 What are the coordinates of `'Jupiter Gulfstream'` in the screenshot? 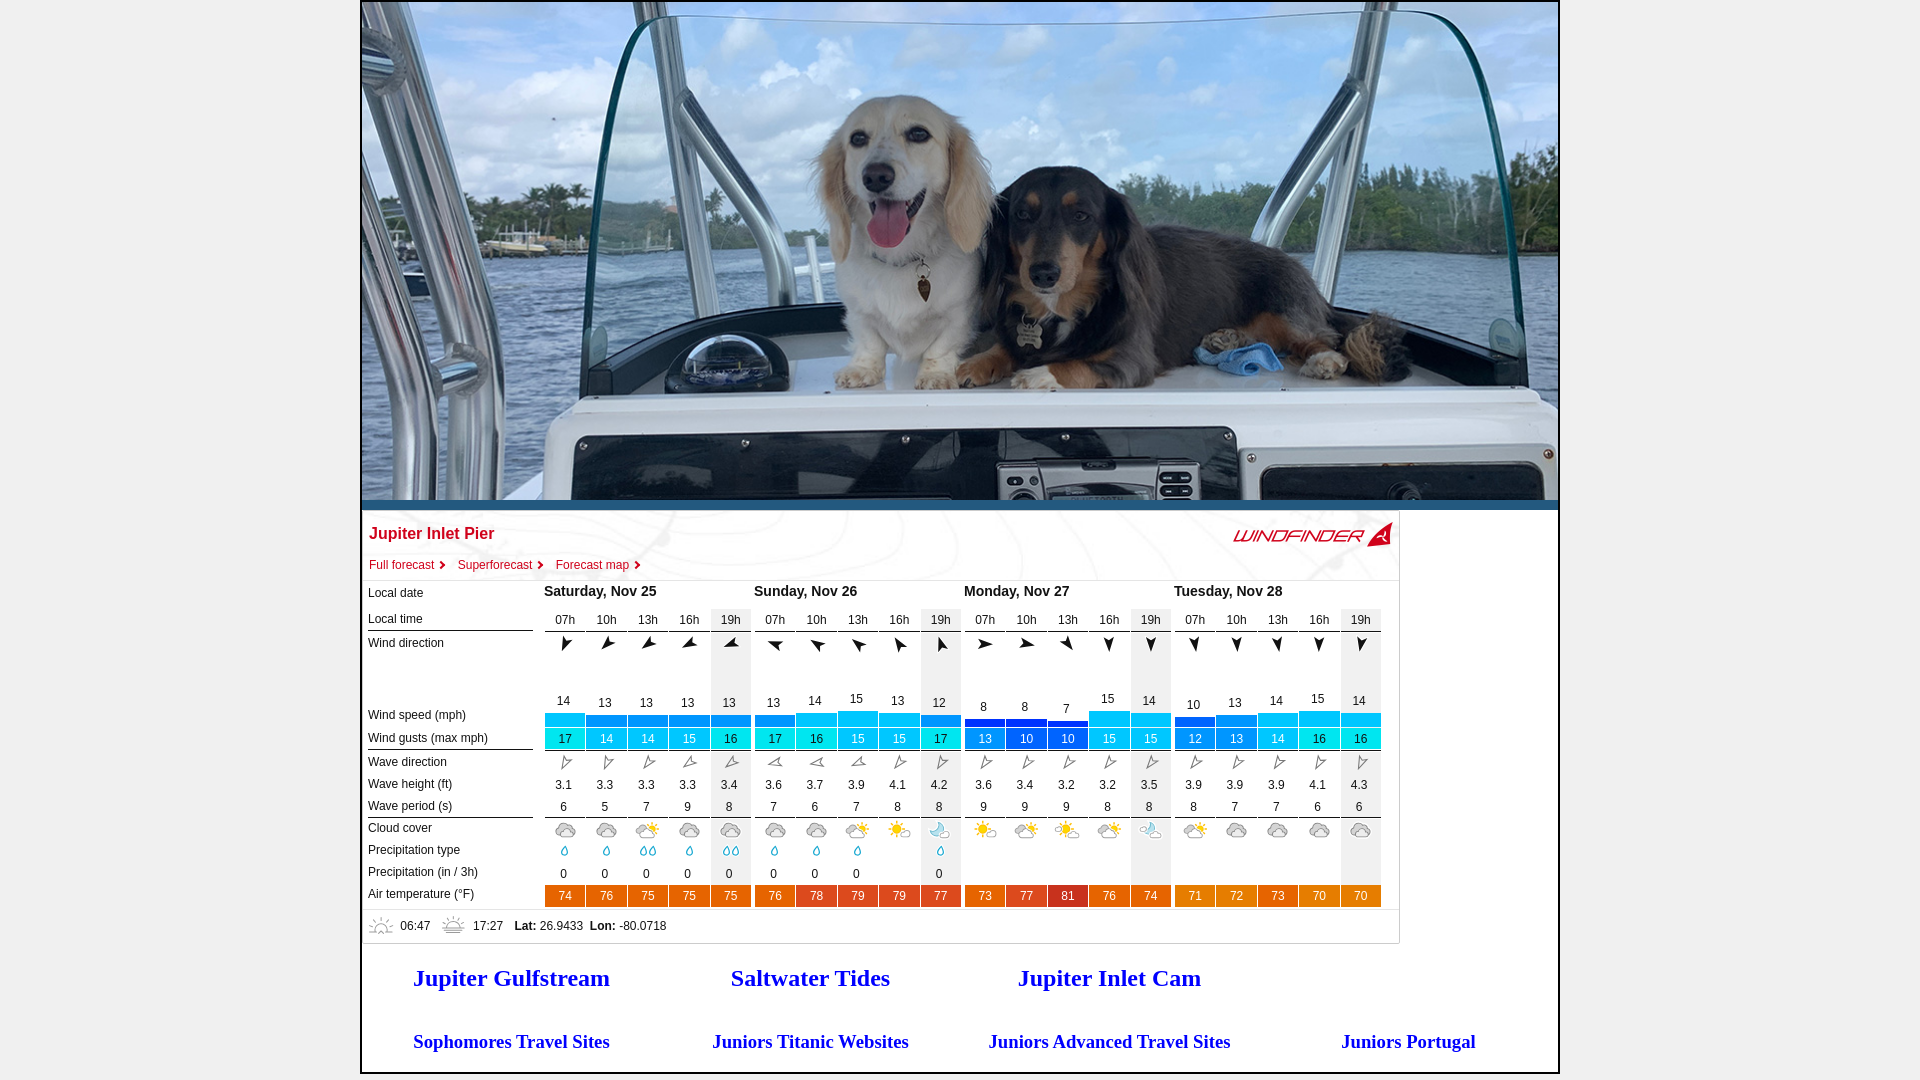 It's located at (511, 977).